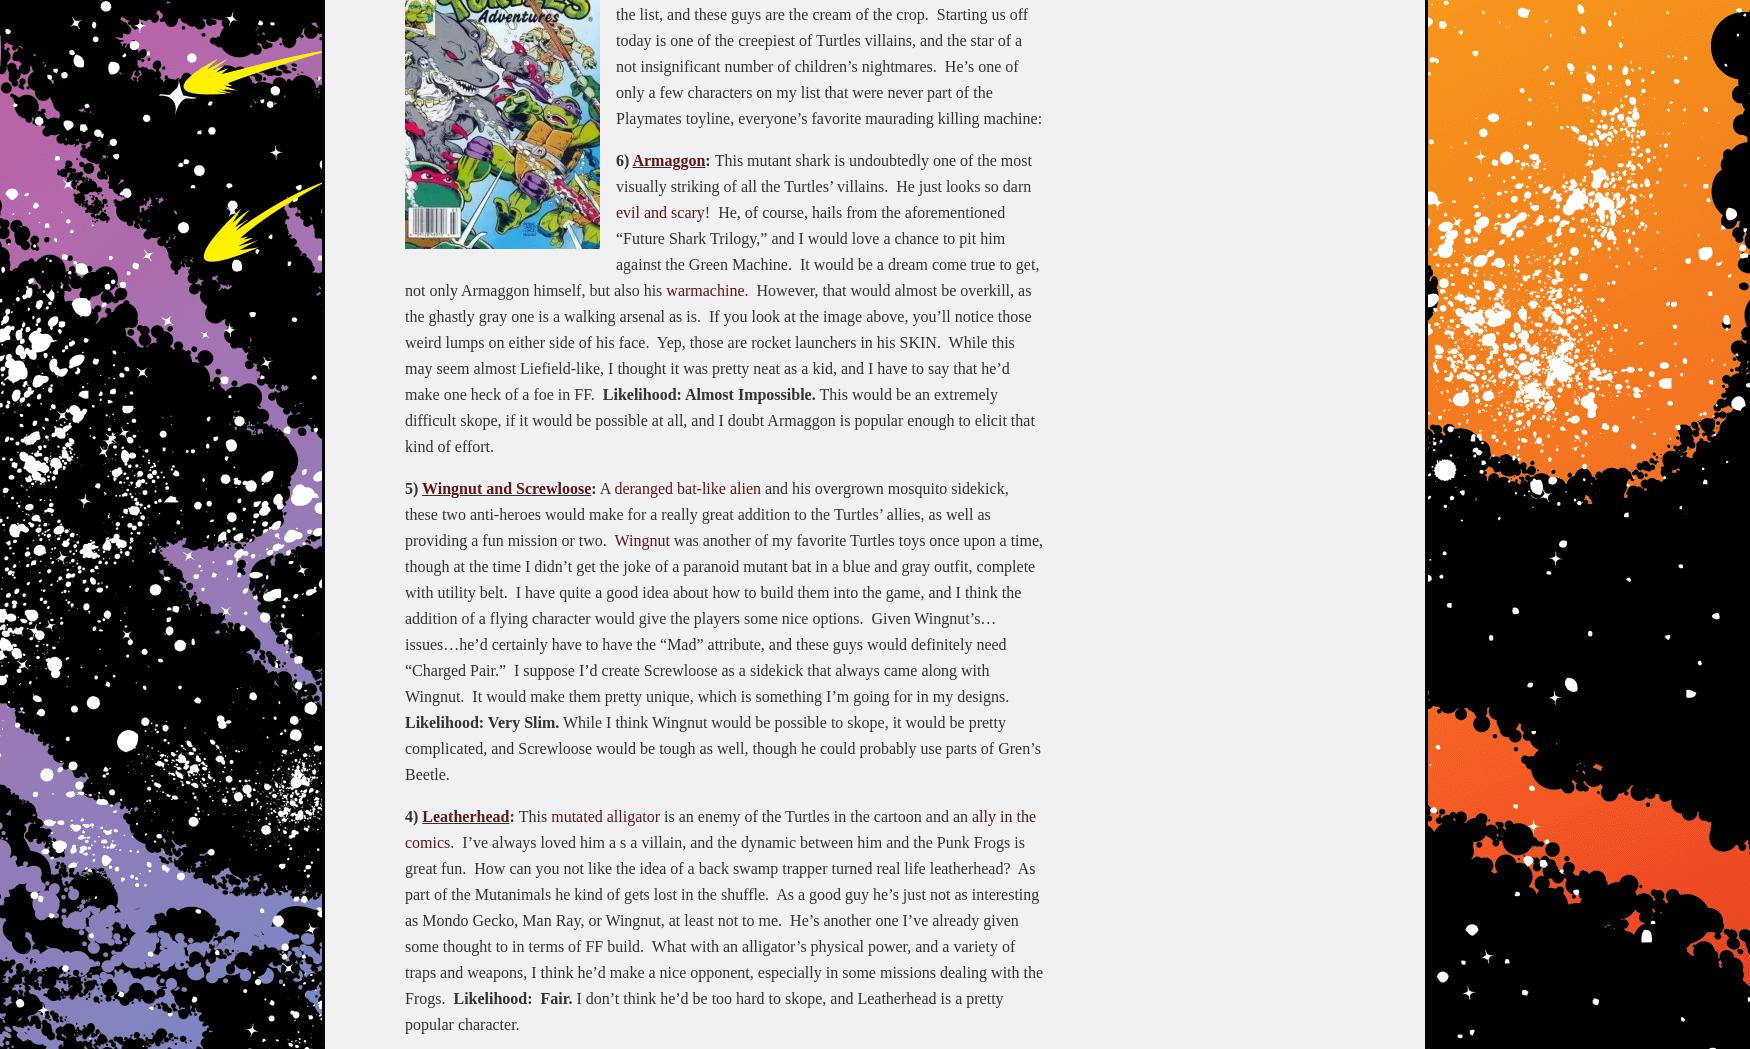 The image size is (1750, 1049). What do you see at coordinates (816, 814) in the screenshot?
I see `'is an enemy of the Turtles in the cartoon and an'` at bounding box center [816, 814].